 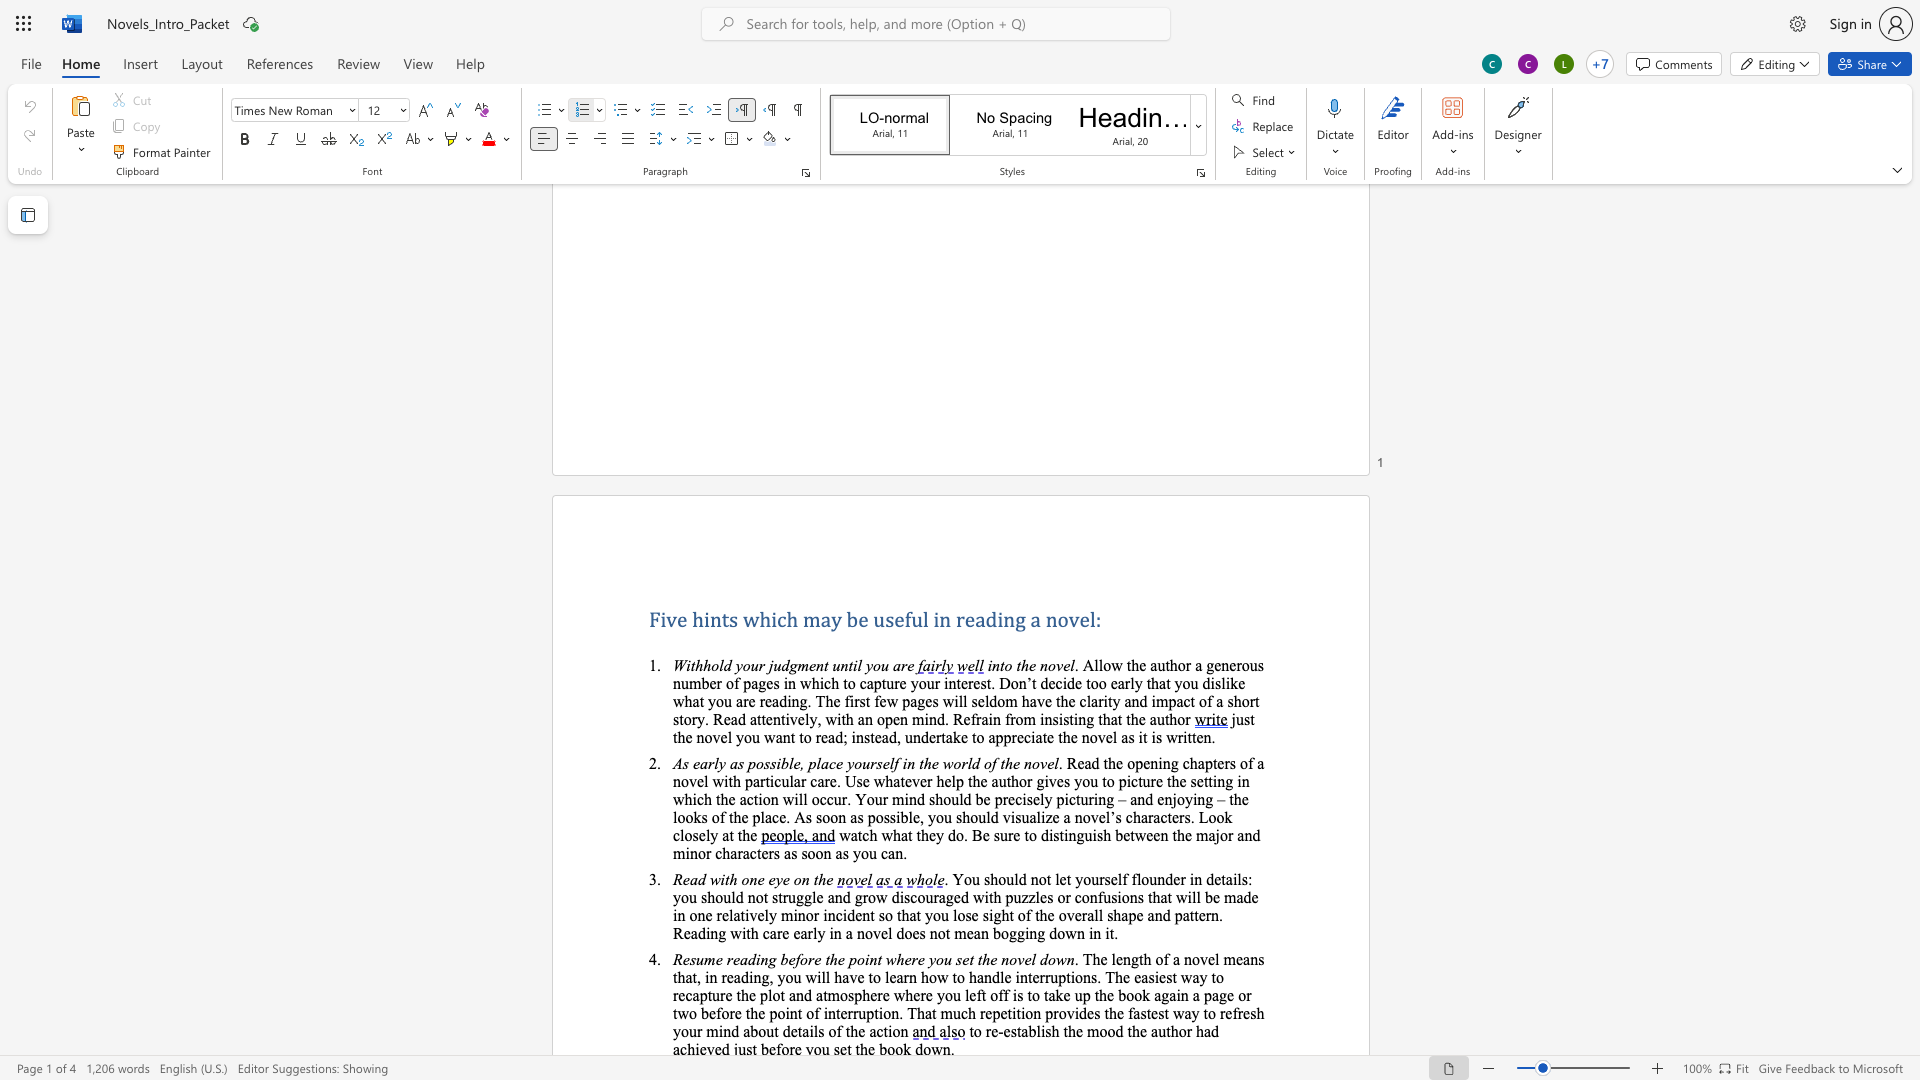 I want to click on the space between the continuous character "a" and "r" in the text, so click(x=735, y=853).